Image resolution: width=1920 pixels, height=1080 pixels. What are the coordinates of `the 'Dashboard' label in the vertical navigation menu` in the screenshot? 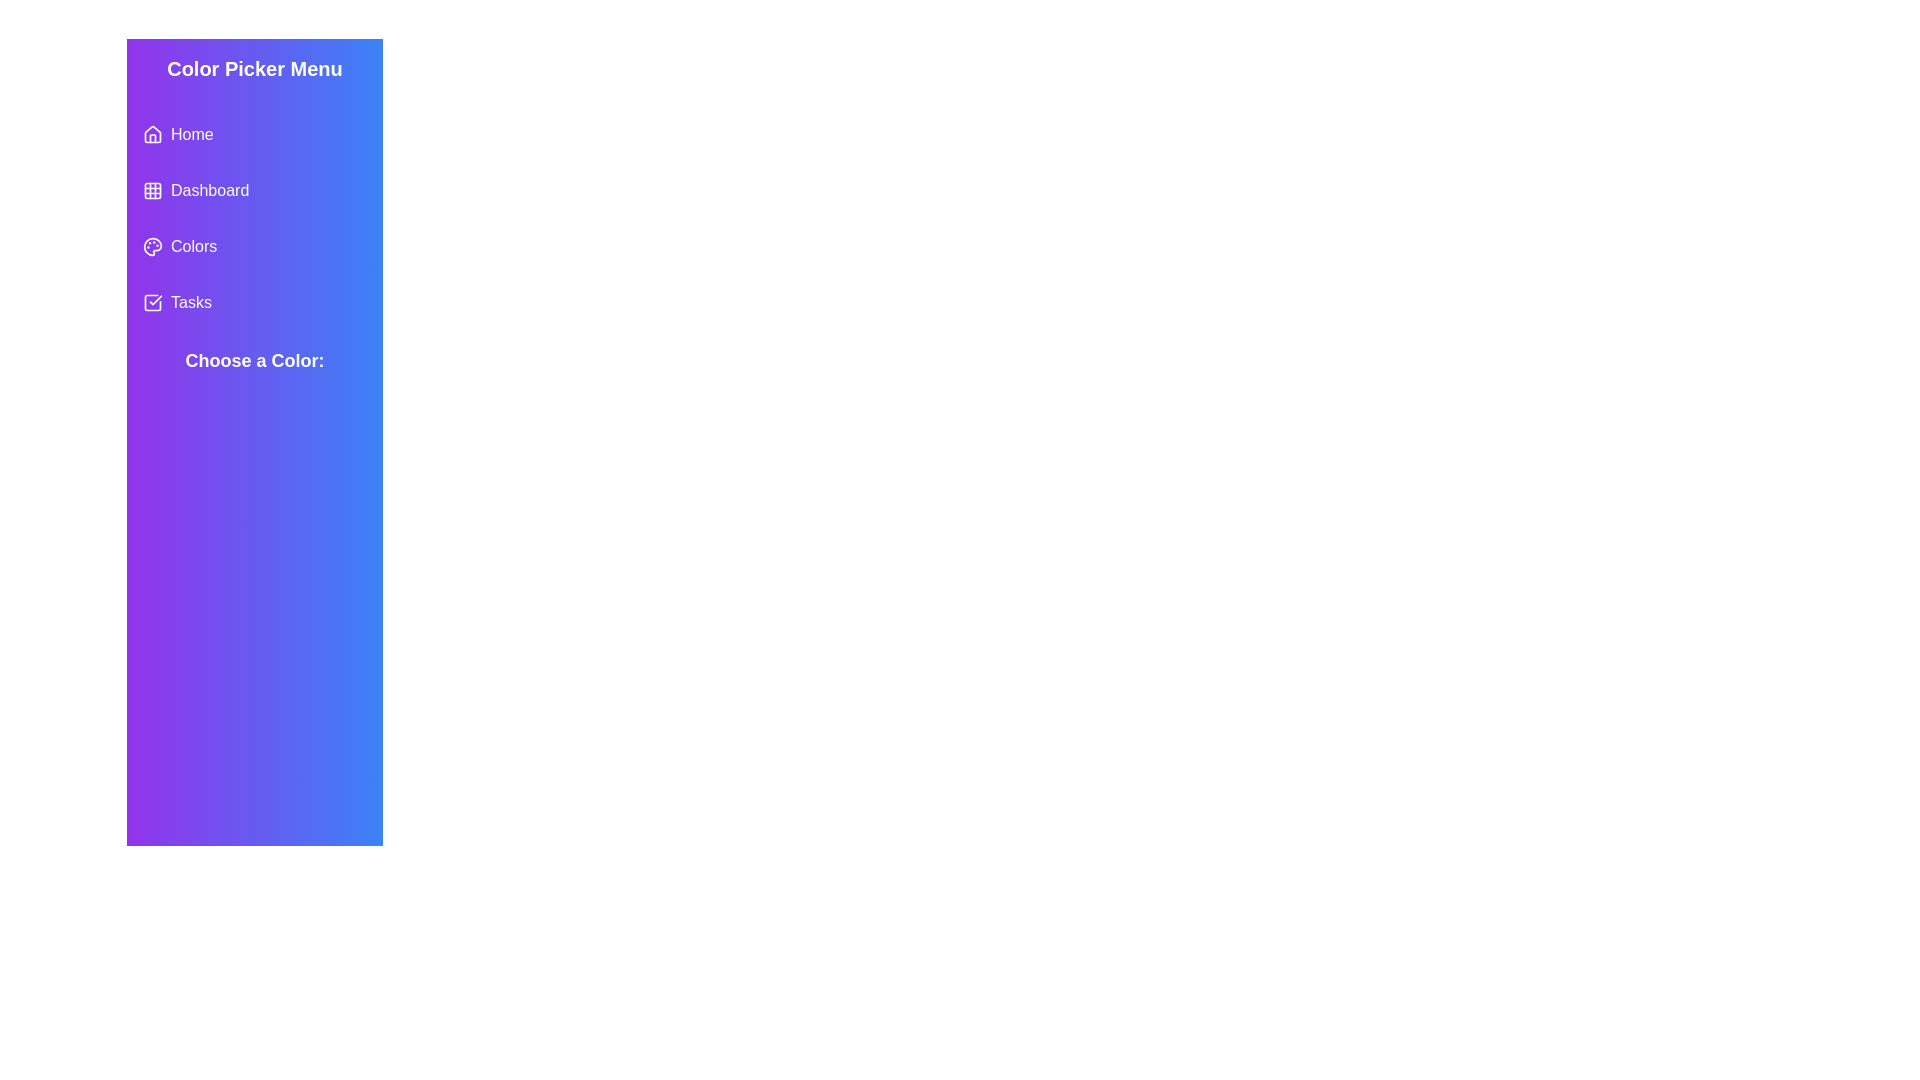 It's located at (210, 191).